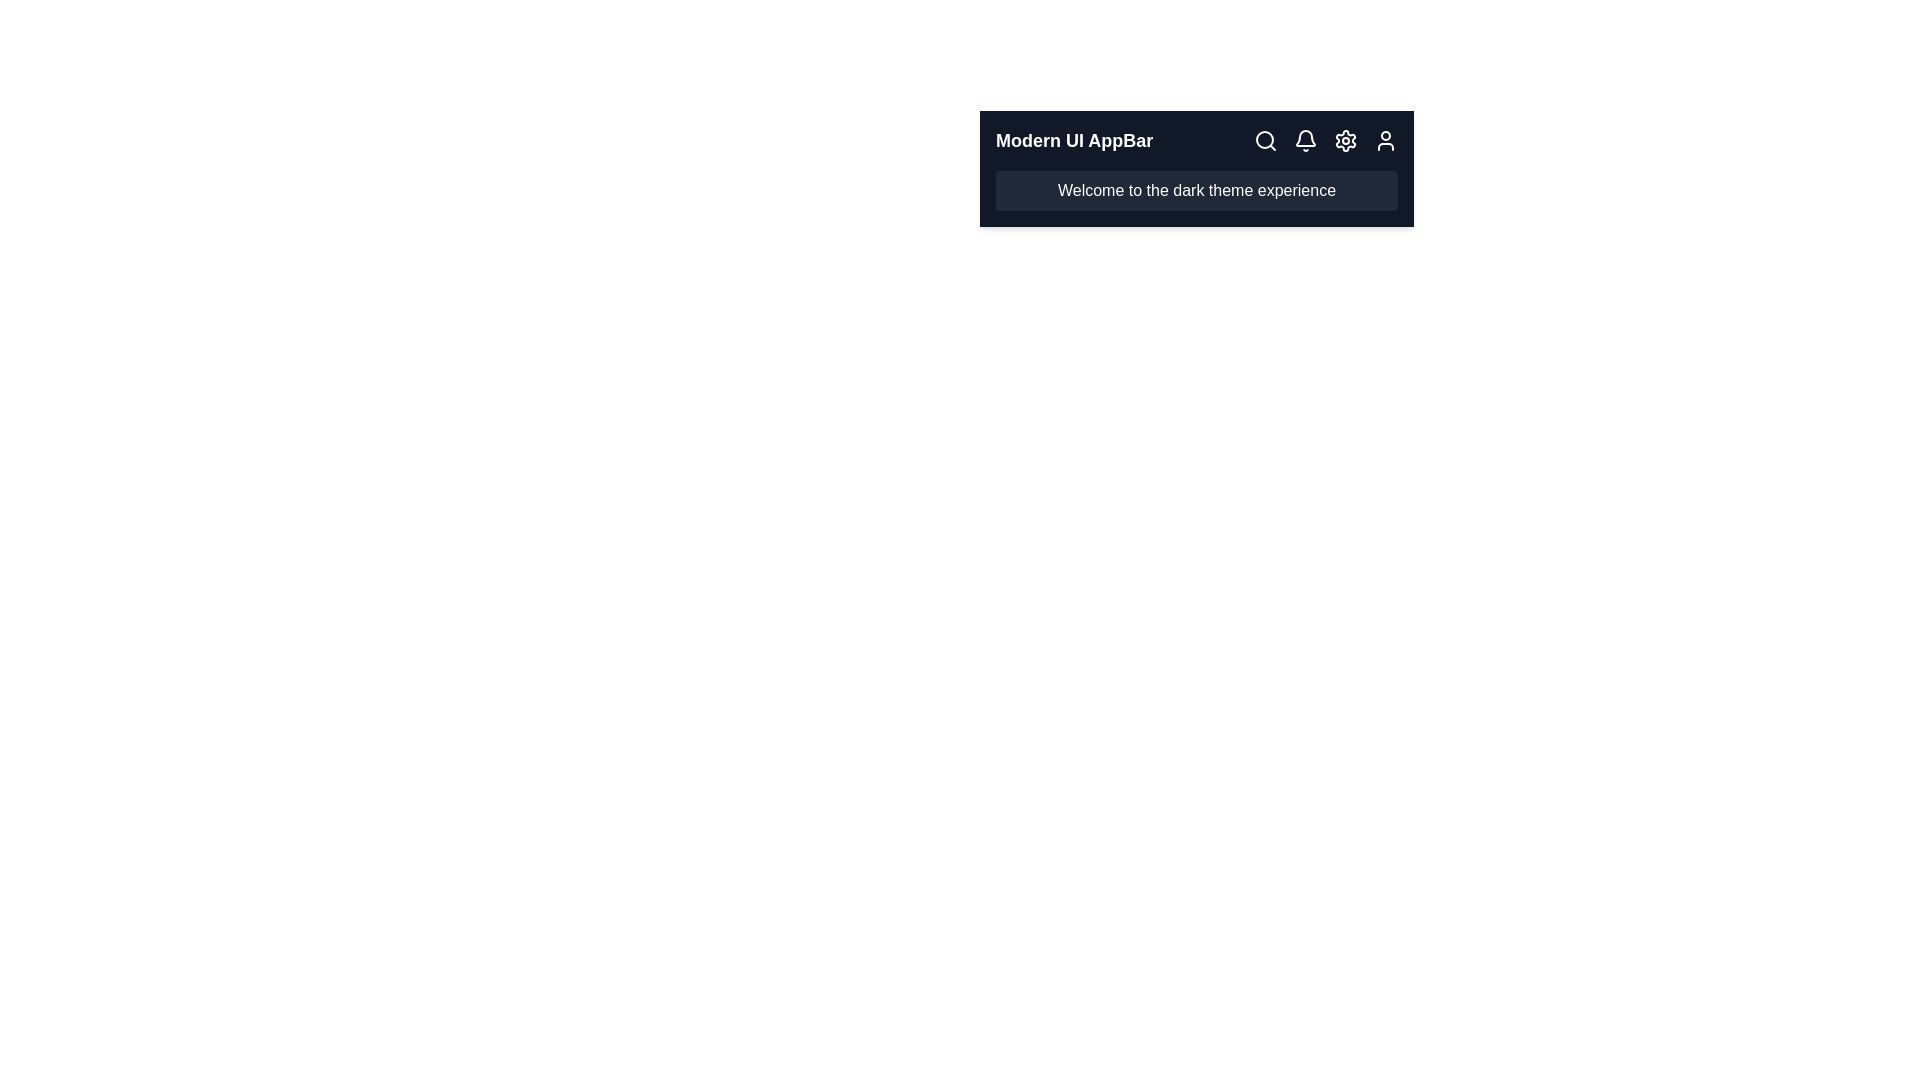 This screenshot has width=1920, height=1080. I want to click on the 'Settings' icon in the app bar, so click(1345, 140).